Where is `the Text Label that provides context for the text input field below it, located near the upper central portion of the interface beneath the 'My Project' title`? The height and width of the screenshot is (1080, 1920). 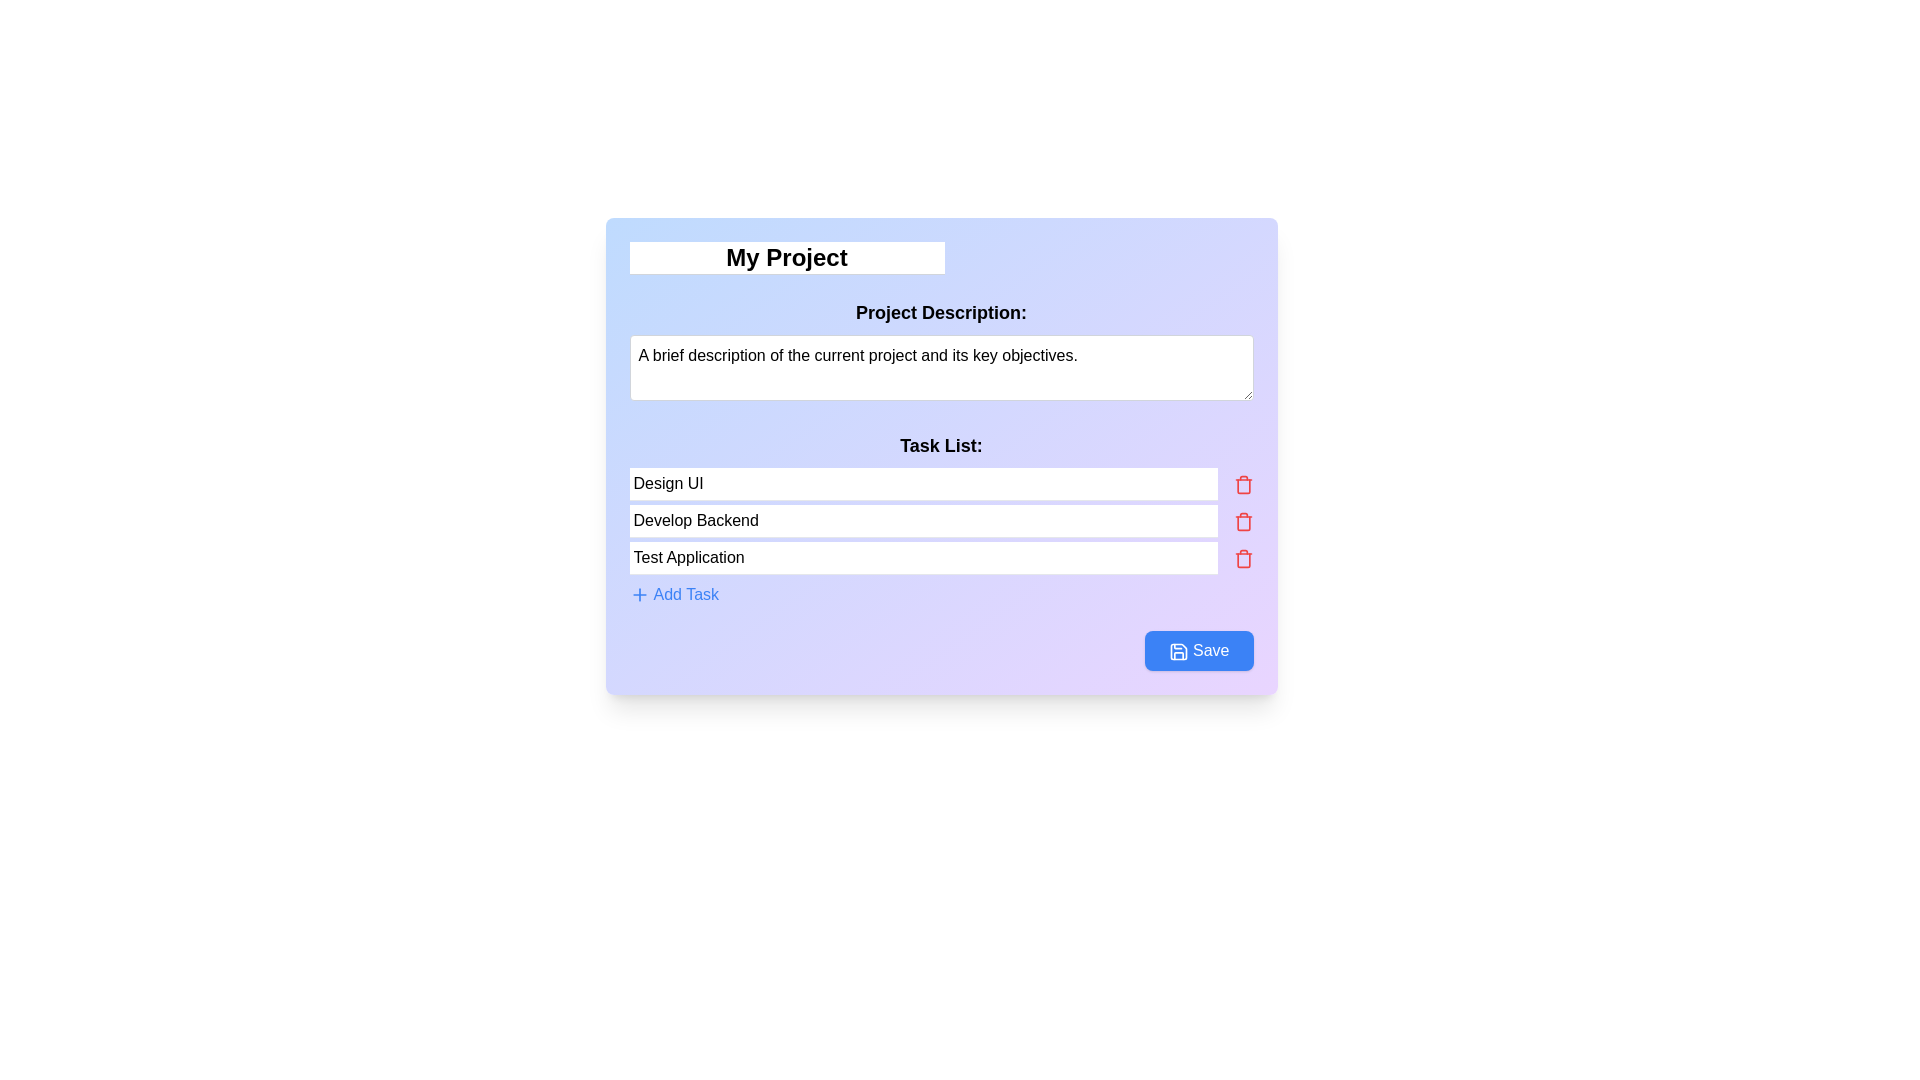
the Text Label that provides context for the text input field below it, located near the upper central portion of the interface beneath the 'My Project' title is located at coordinates (940, 312).